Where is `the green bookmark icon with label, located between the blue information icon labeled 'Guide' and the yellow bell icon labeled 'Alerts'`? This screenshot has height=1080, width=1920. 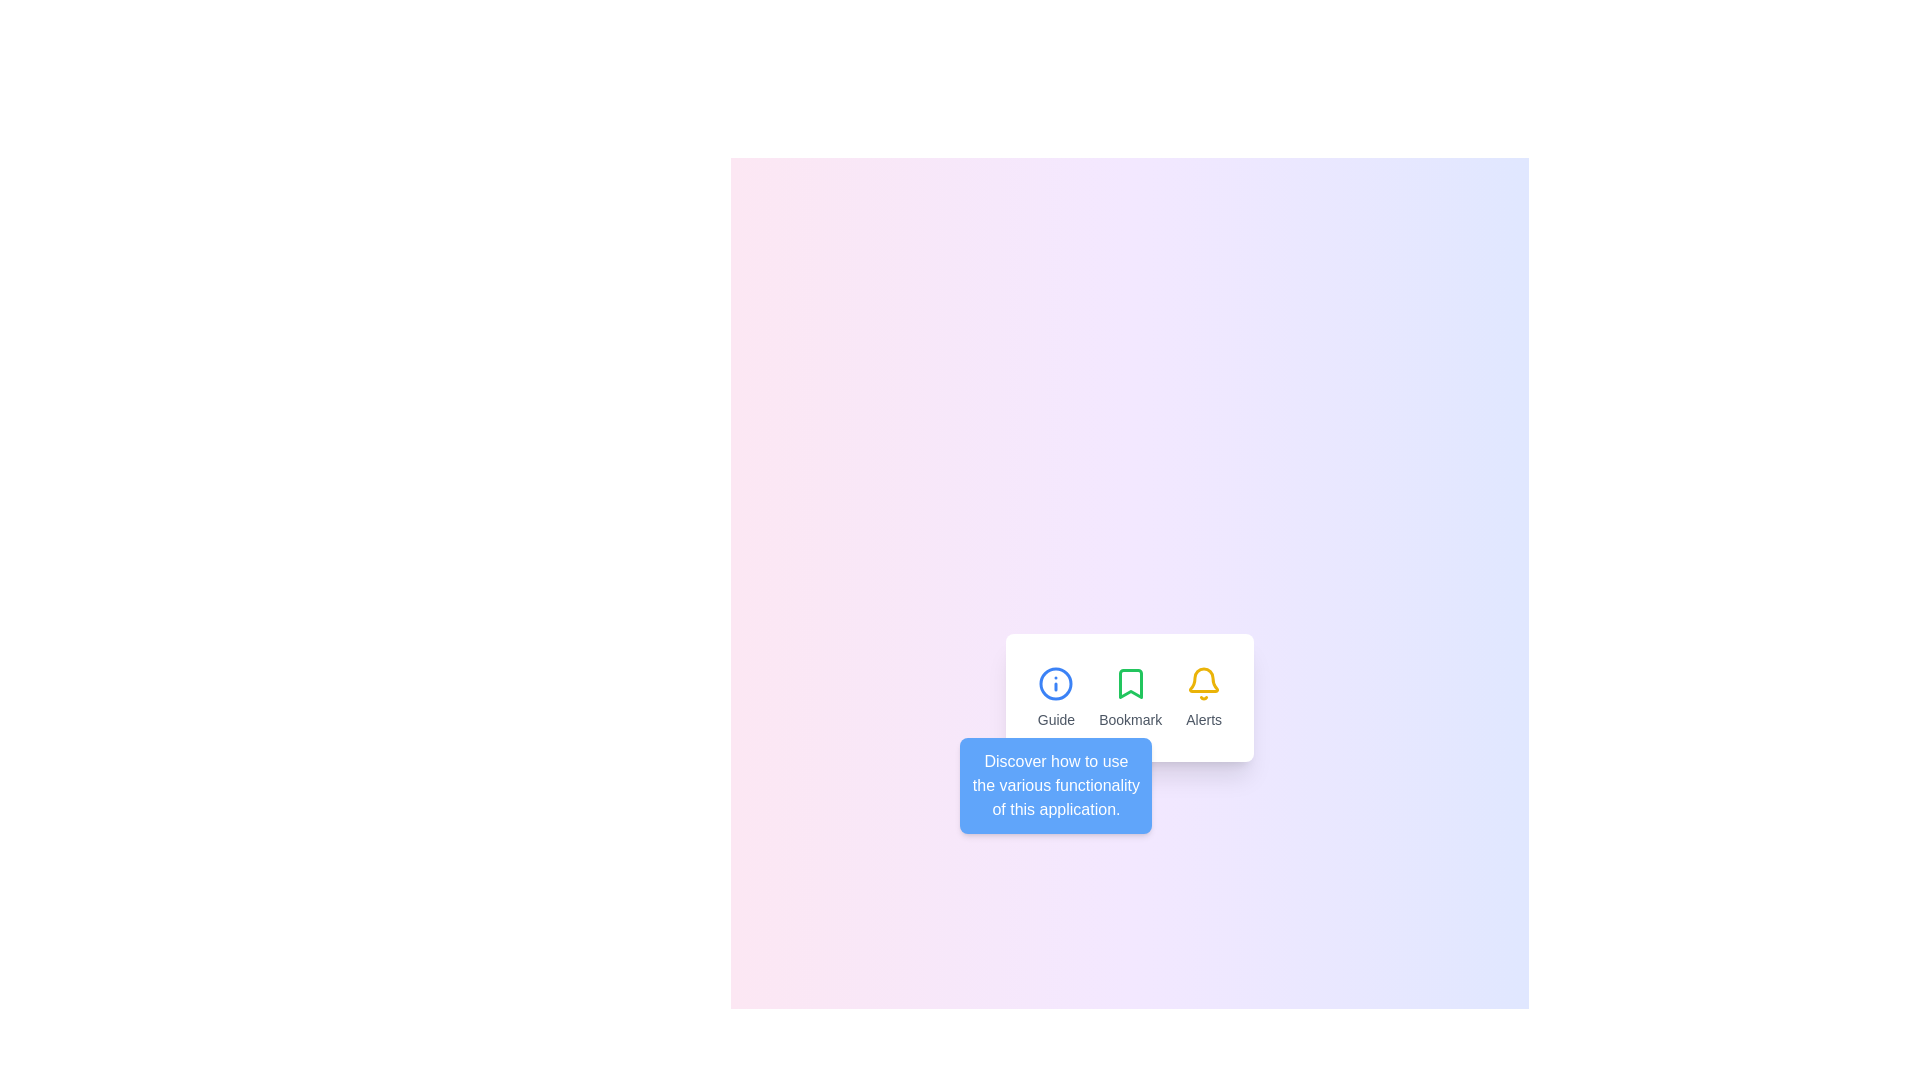
the green bookmark icon with label, located between the blue information icon labeled 'Guide' and the yellow bell icon labeled 'Alerts' is located at coordinates (1129, 697).